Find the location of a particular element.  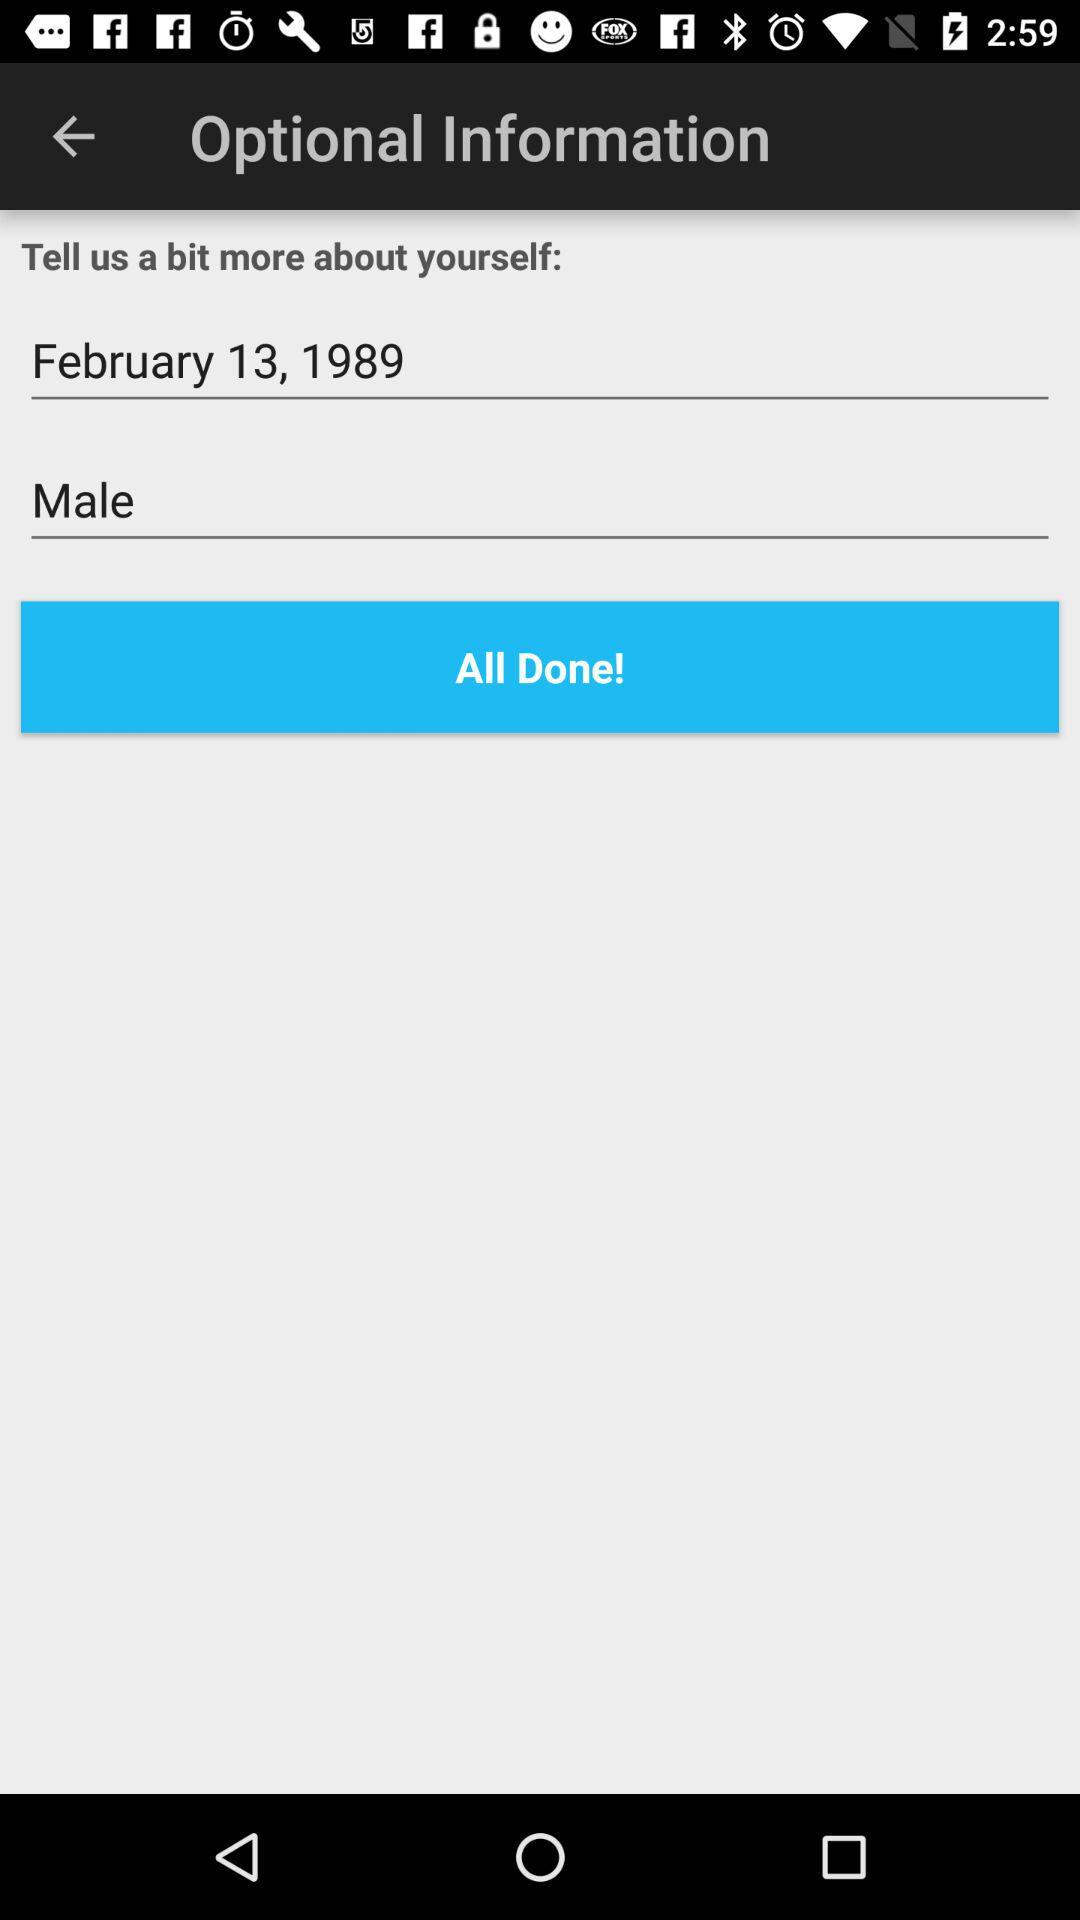

the icon below male is located at coordinates (540, 667).